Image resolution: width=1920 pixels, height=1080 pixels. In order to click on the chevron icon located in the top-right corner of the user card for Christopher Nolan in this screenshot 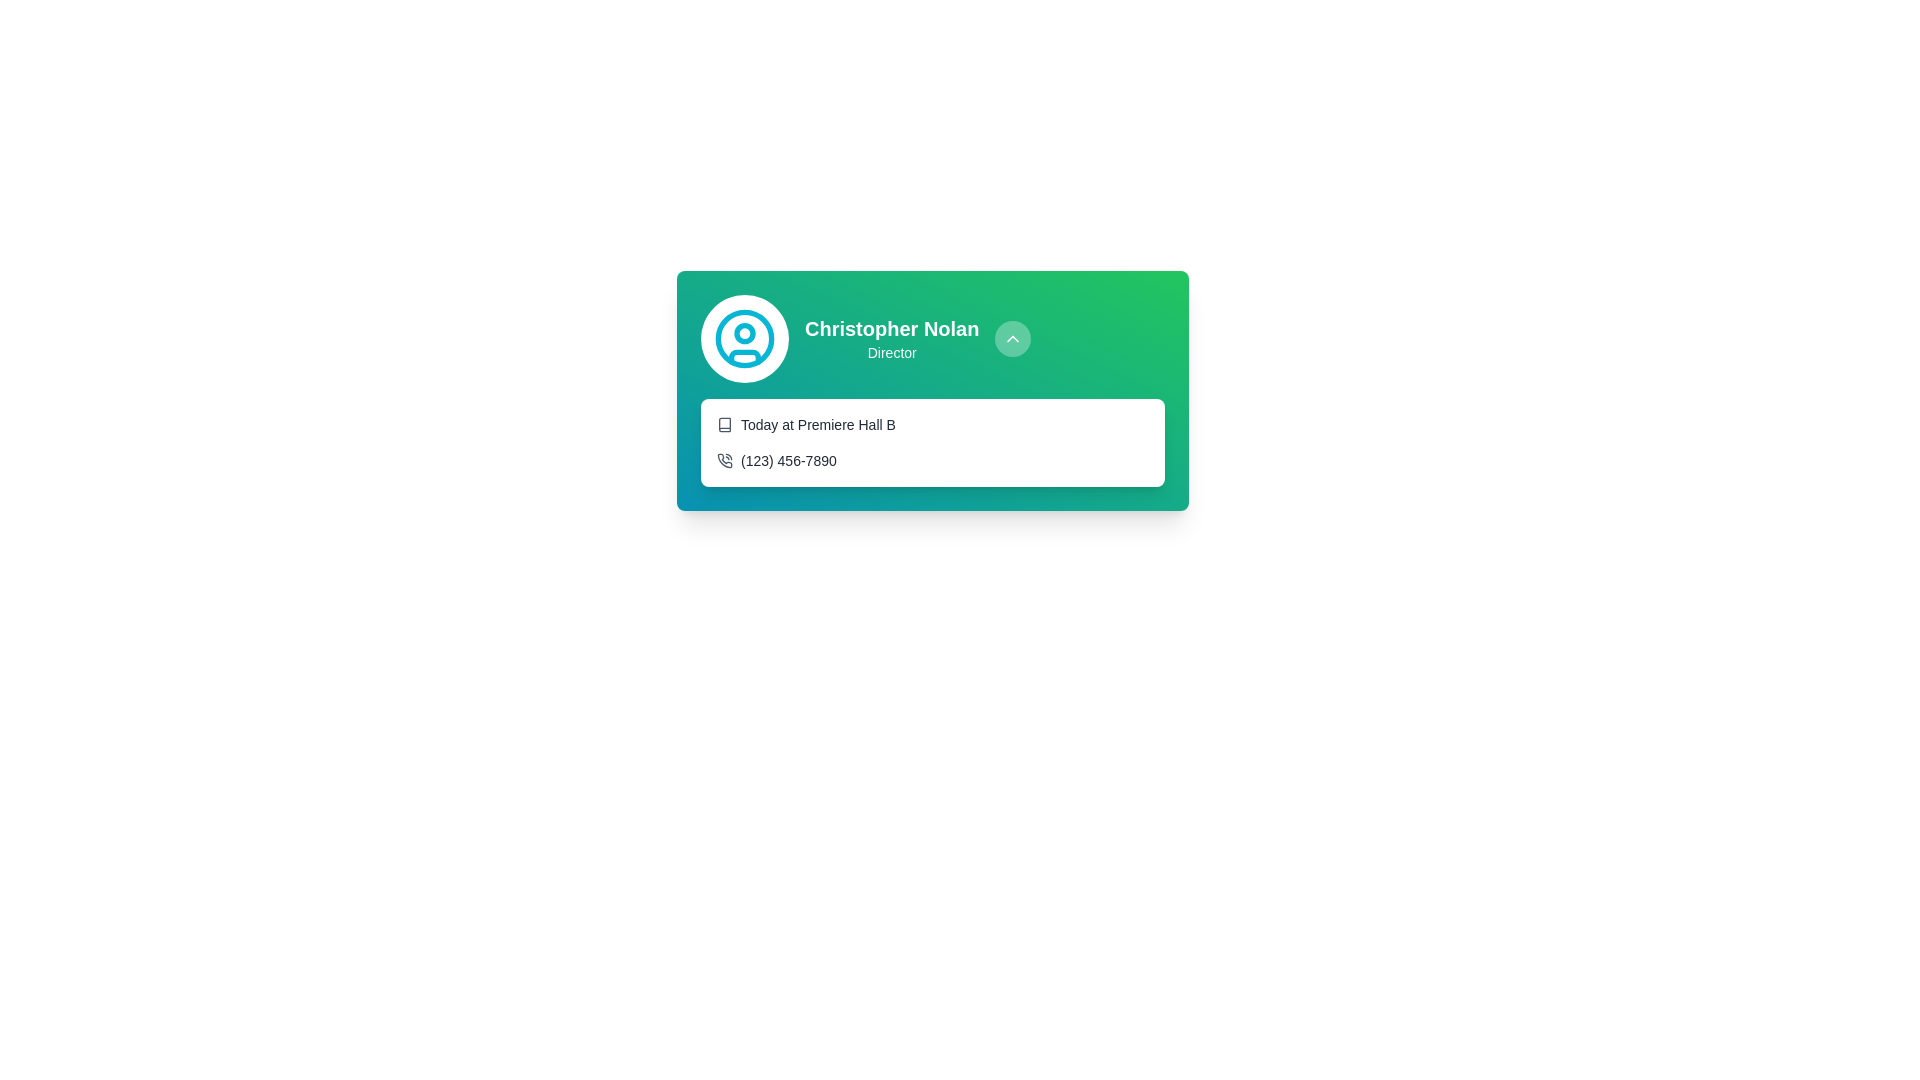, I will do `click(1012, 338)`.